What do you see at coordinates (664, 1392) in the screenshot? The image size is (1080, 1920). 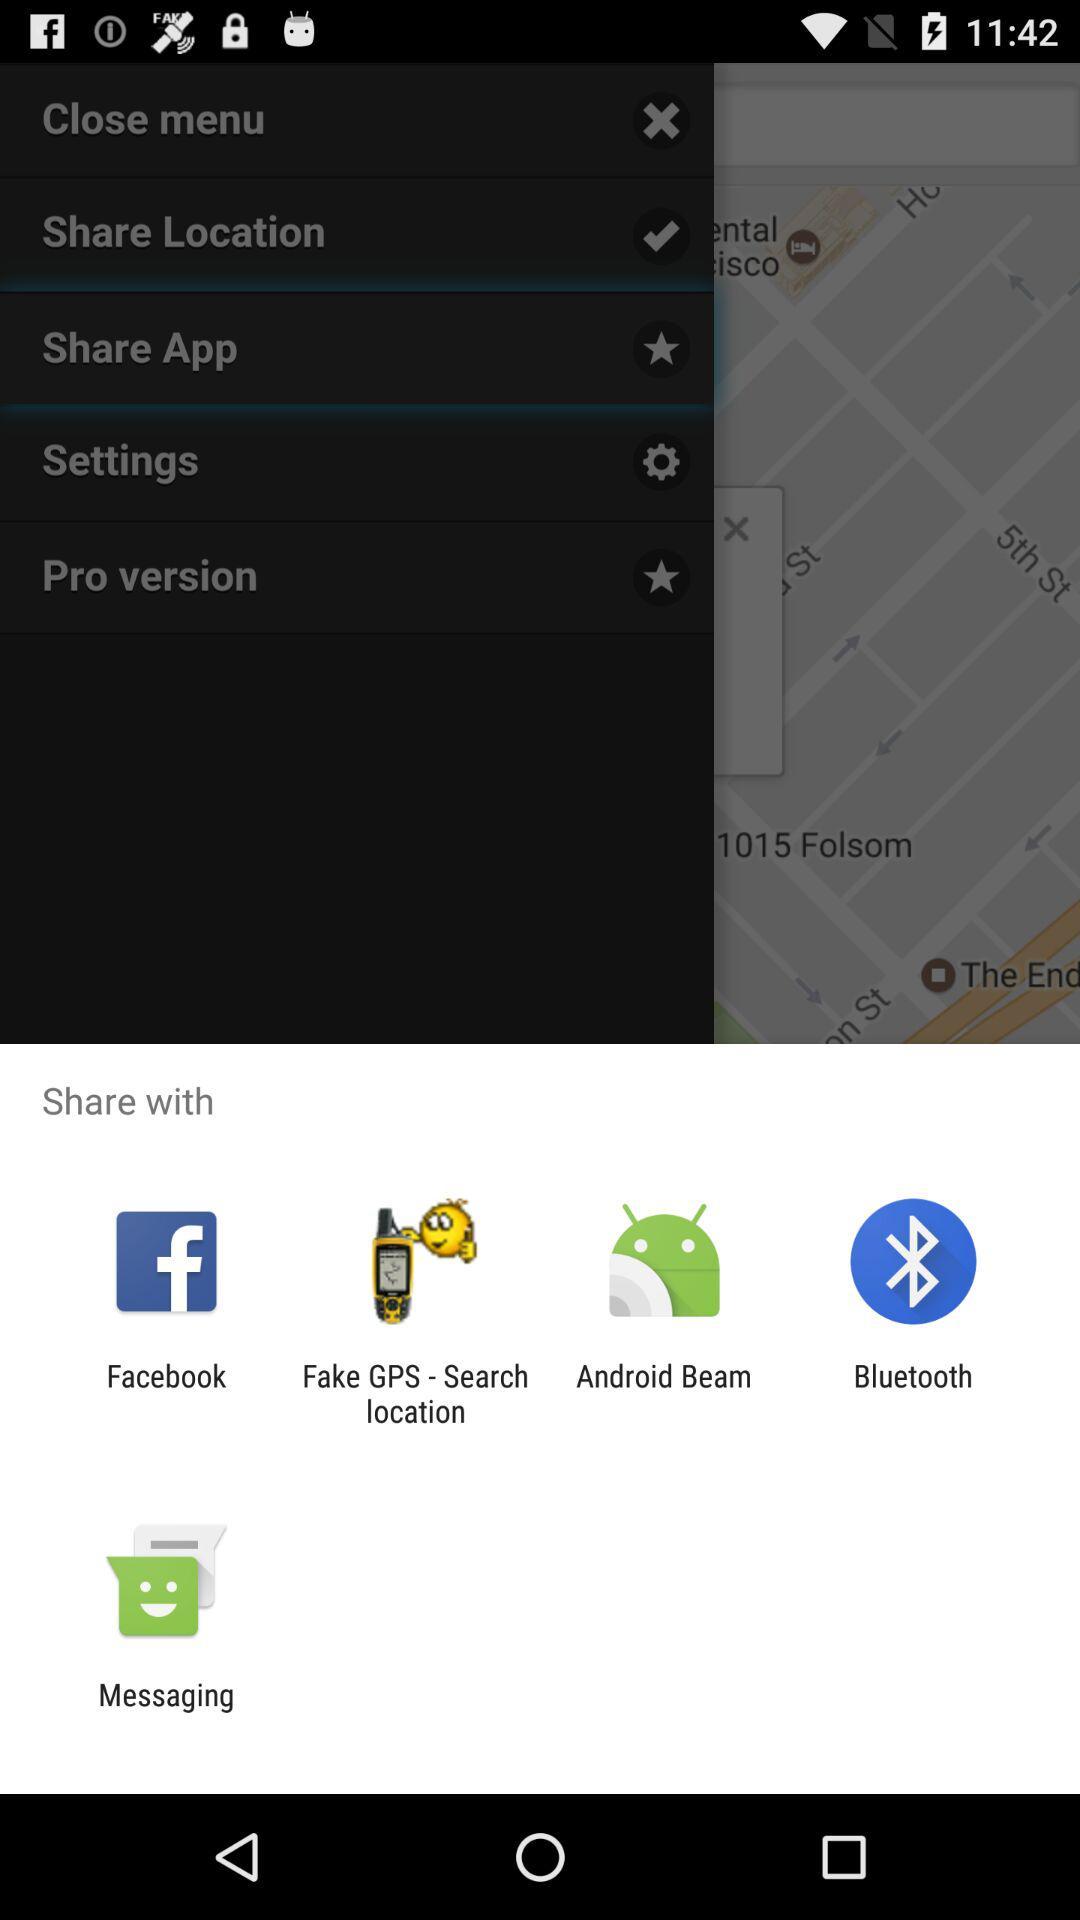 I see `app next to the fake gps search` at bounding box center [664, 1392].